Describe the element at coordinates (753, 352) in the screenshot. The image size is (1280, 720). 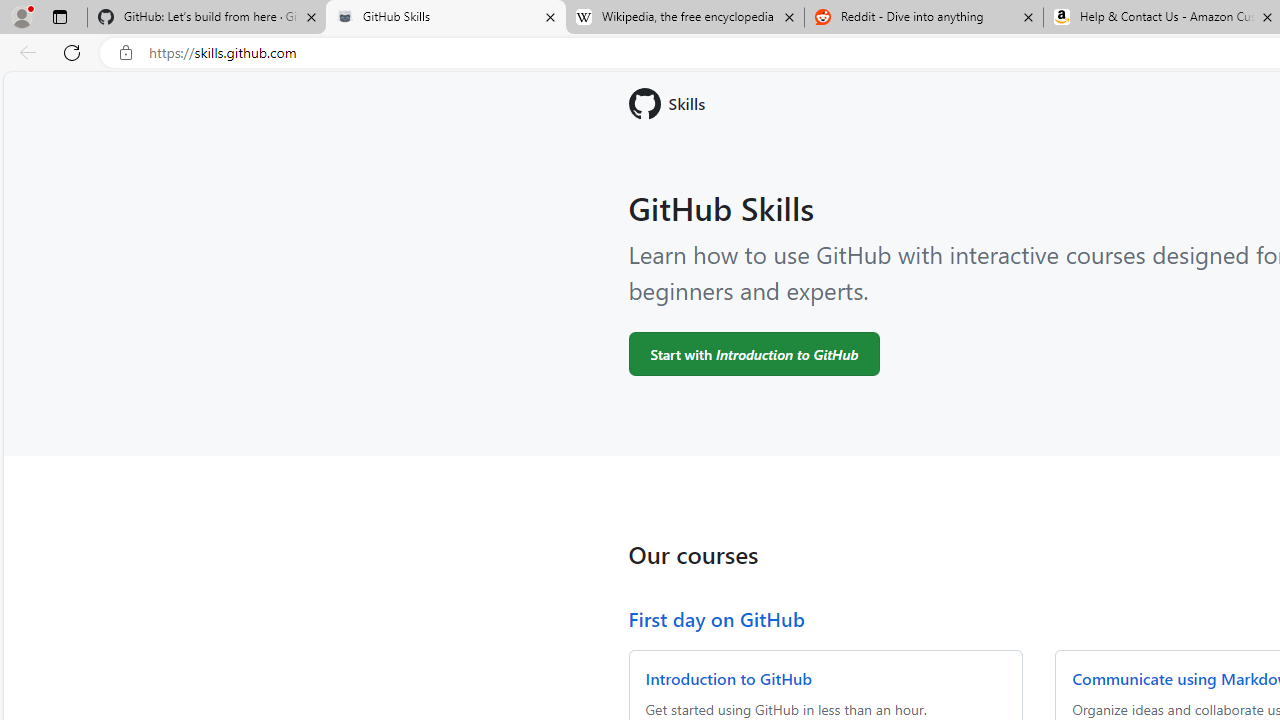
I see `'Start with Introduction to GitHub'` at that location.